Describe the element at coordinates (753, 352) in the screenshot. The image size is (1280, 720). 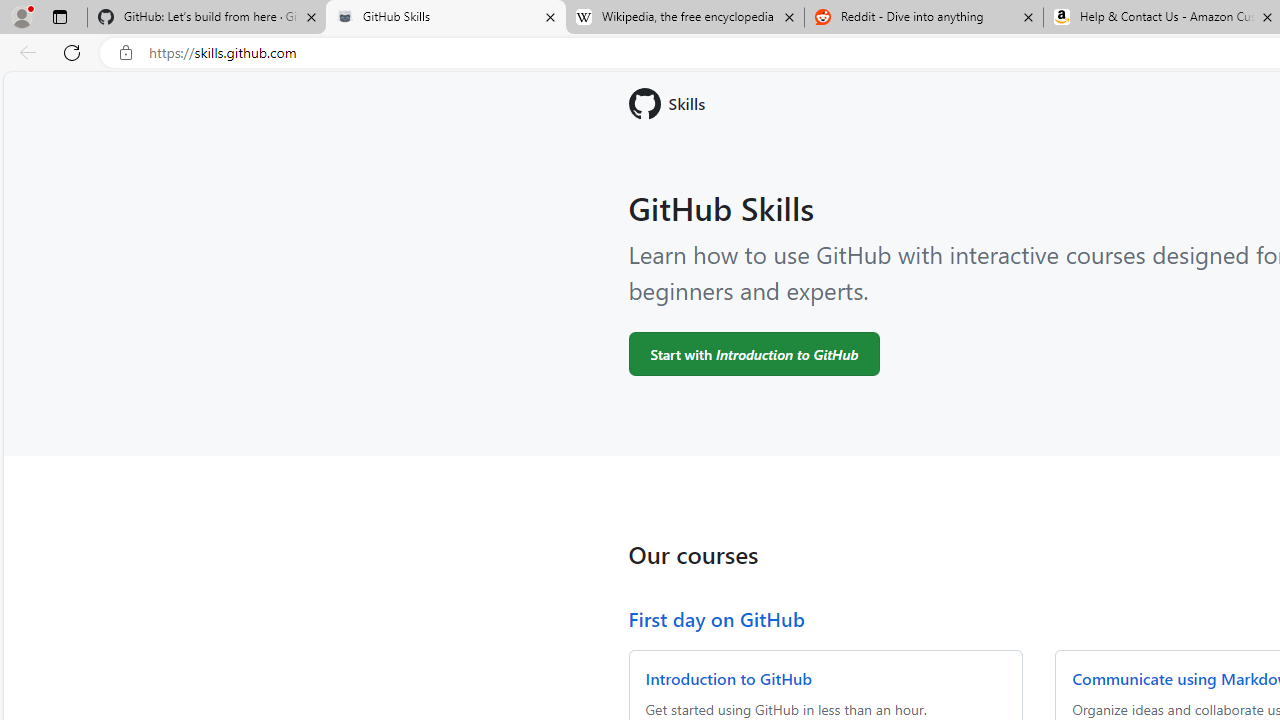
I see `'Start with Introduction to GitHub'` at that location.